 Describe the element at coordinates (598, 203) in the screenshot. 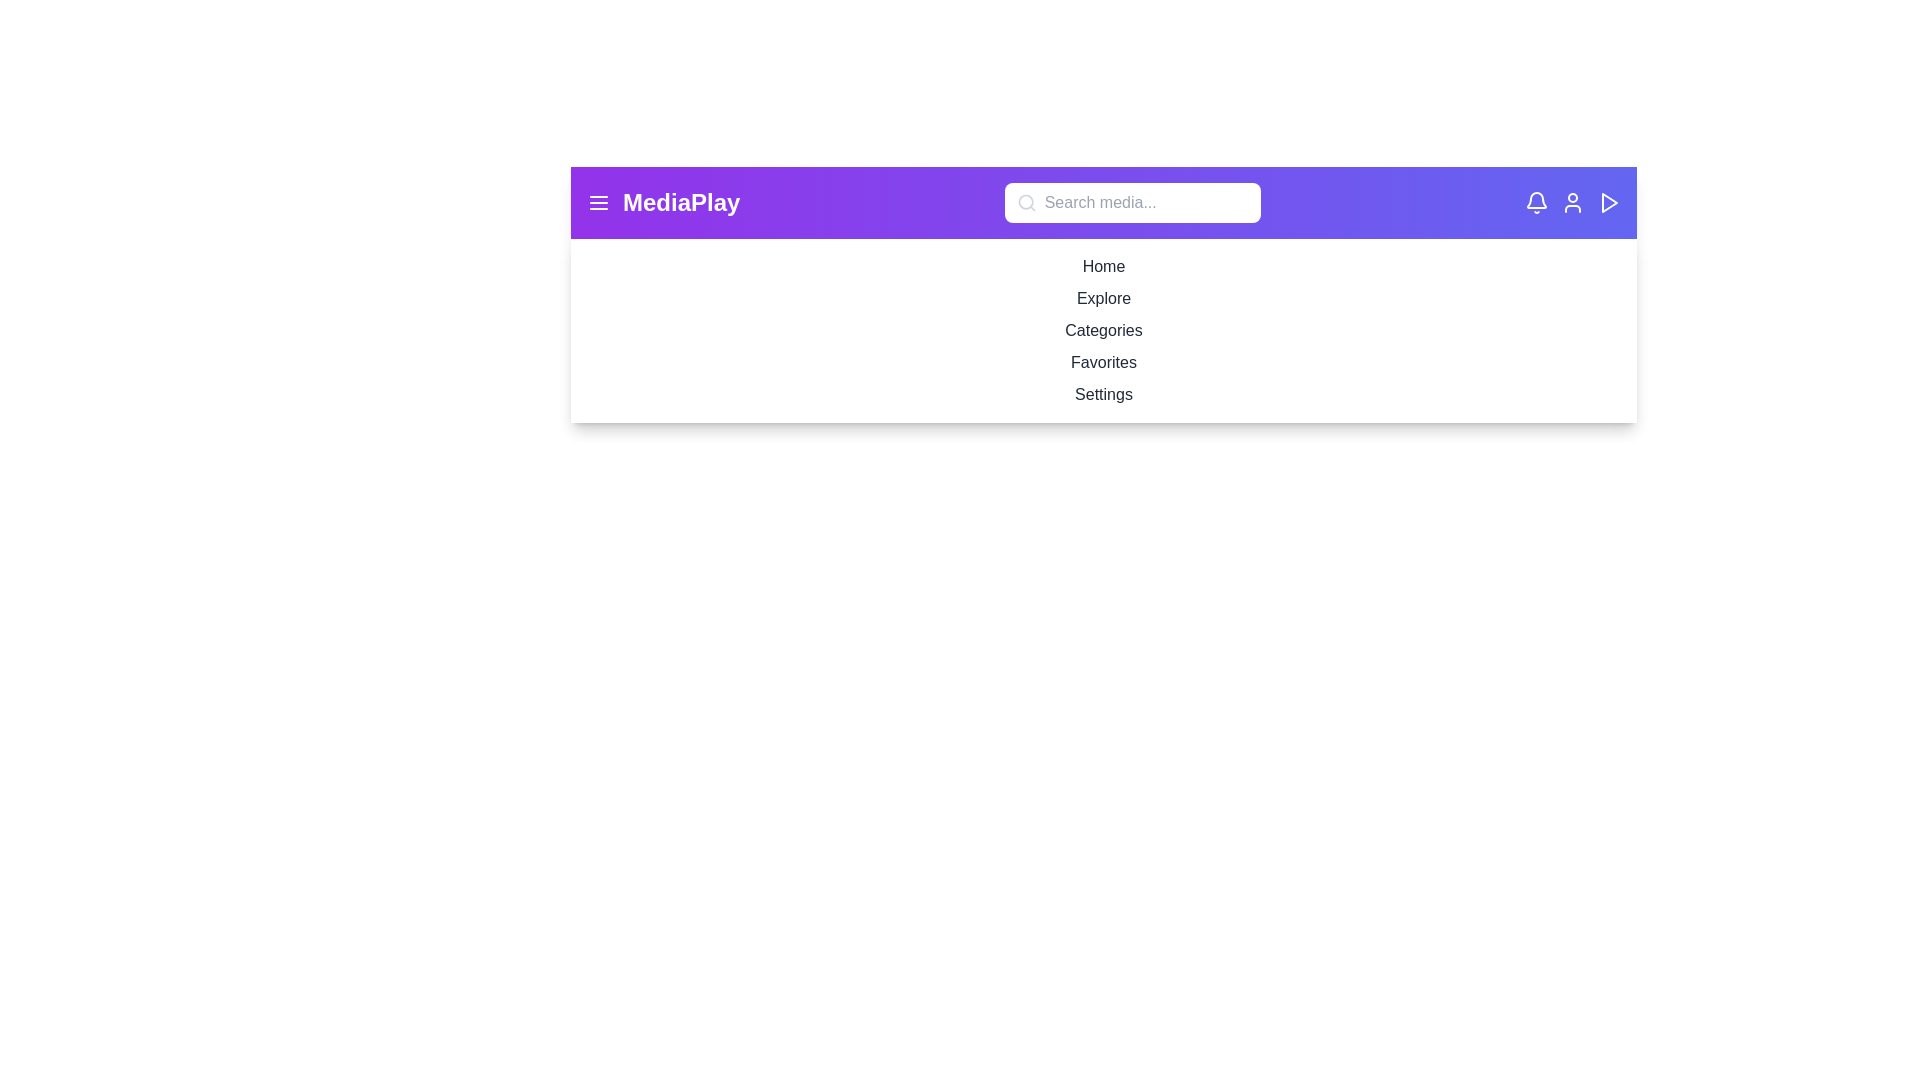

I see `the hamburger menu icon located in the top-left corner of the interface, part of the 'MediaPlay' group` at that location.